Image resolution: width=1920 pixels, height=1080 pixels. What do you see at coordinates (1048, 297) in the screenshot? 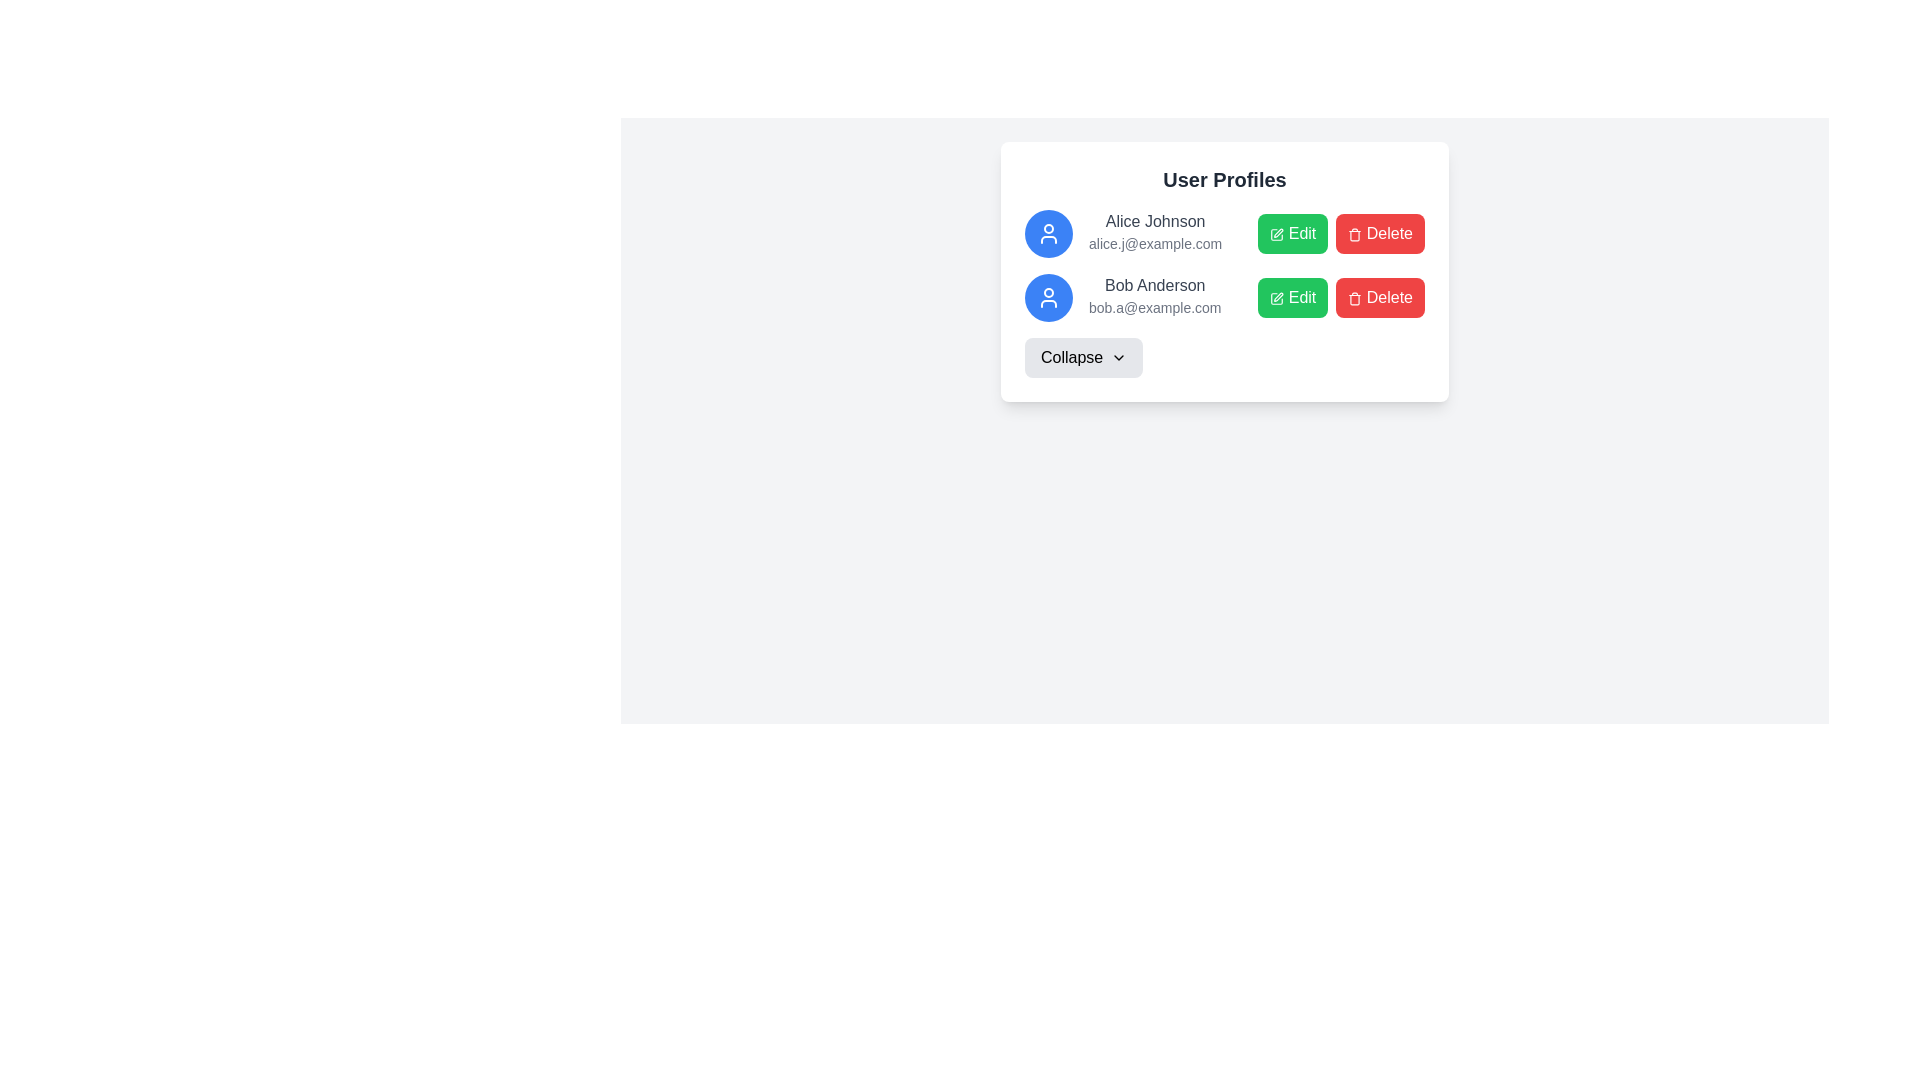
I see `the user profile icon located at the top left corner of the user profile entry, adjacent to the user's name and email` at bounding box center [1048, 297].